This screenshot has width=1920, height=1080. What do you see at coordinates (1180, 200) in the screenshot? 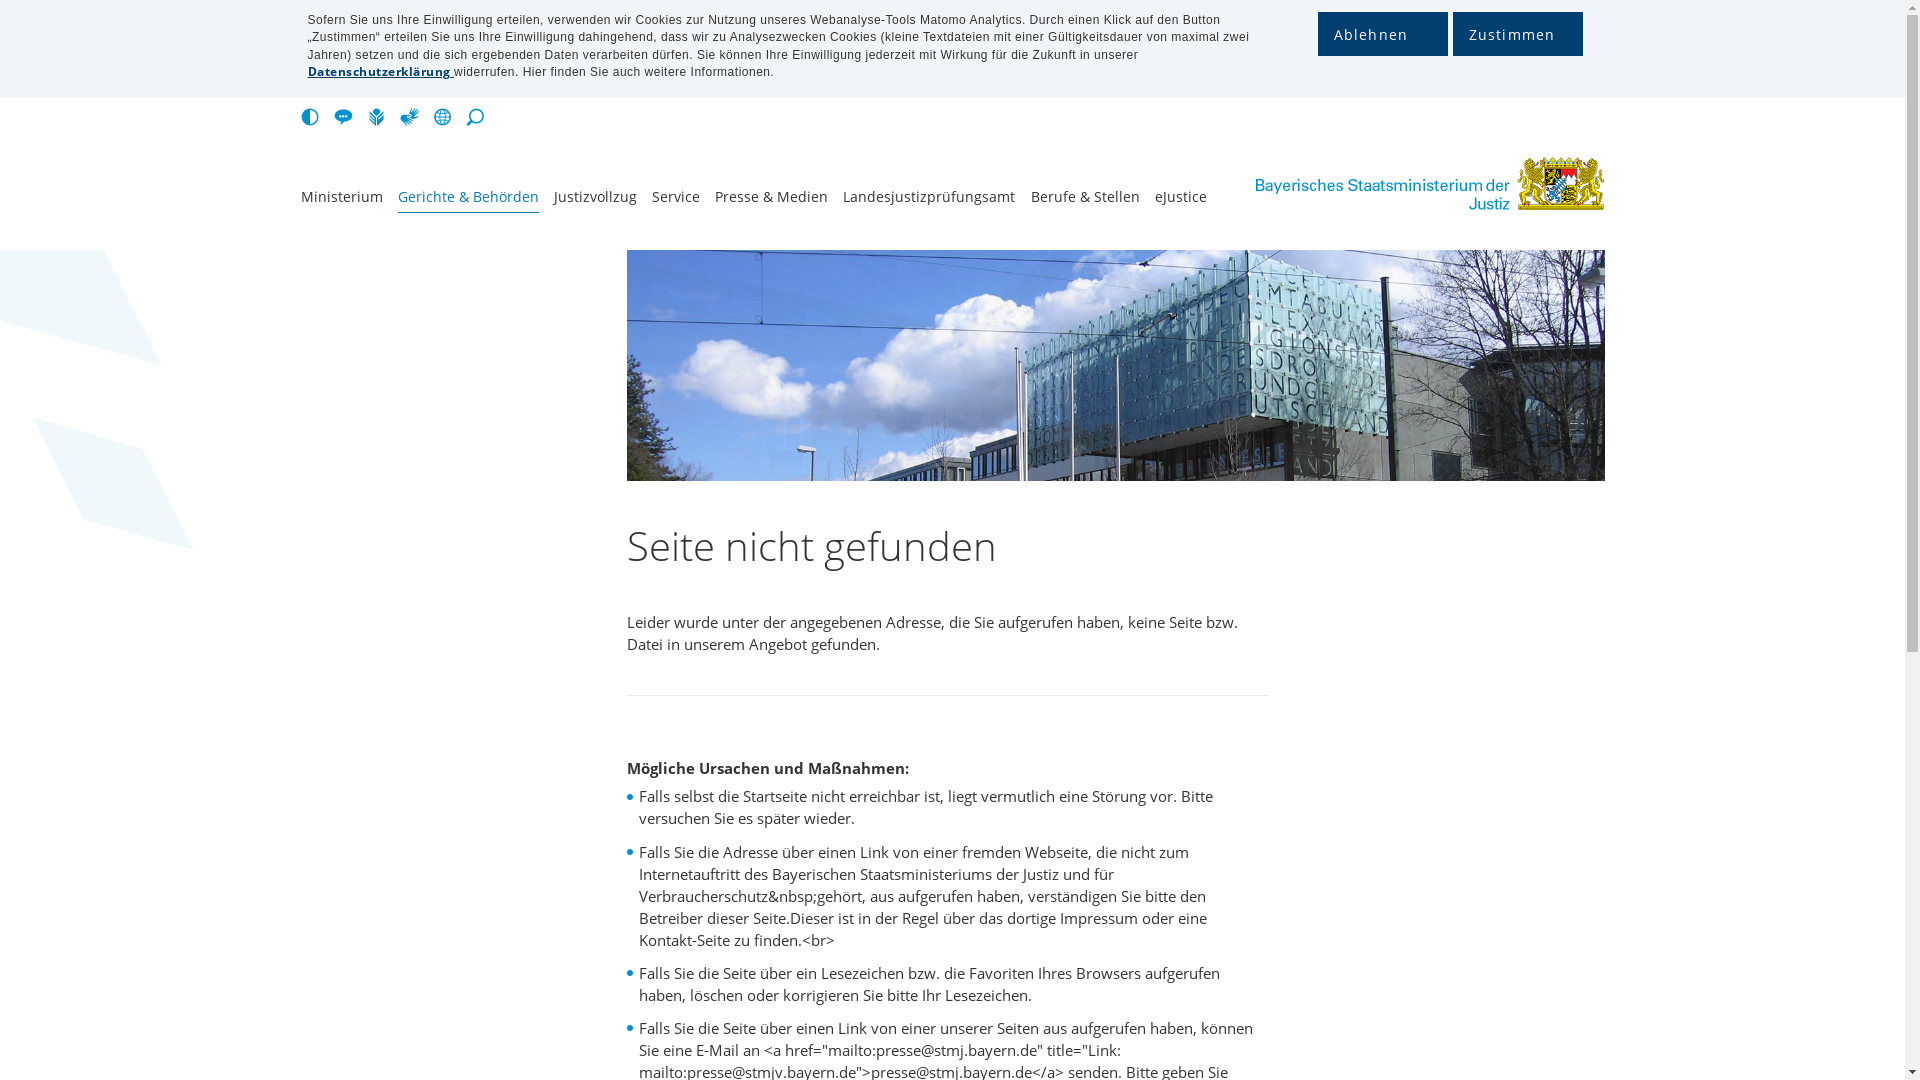
I see `'eJustice'` at bounding box center [1180, 200].